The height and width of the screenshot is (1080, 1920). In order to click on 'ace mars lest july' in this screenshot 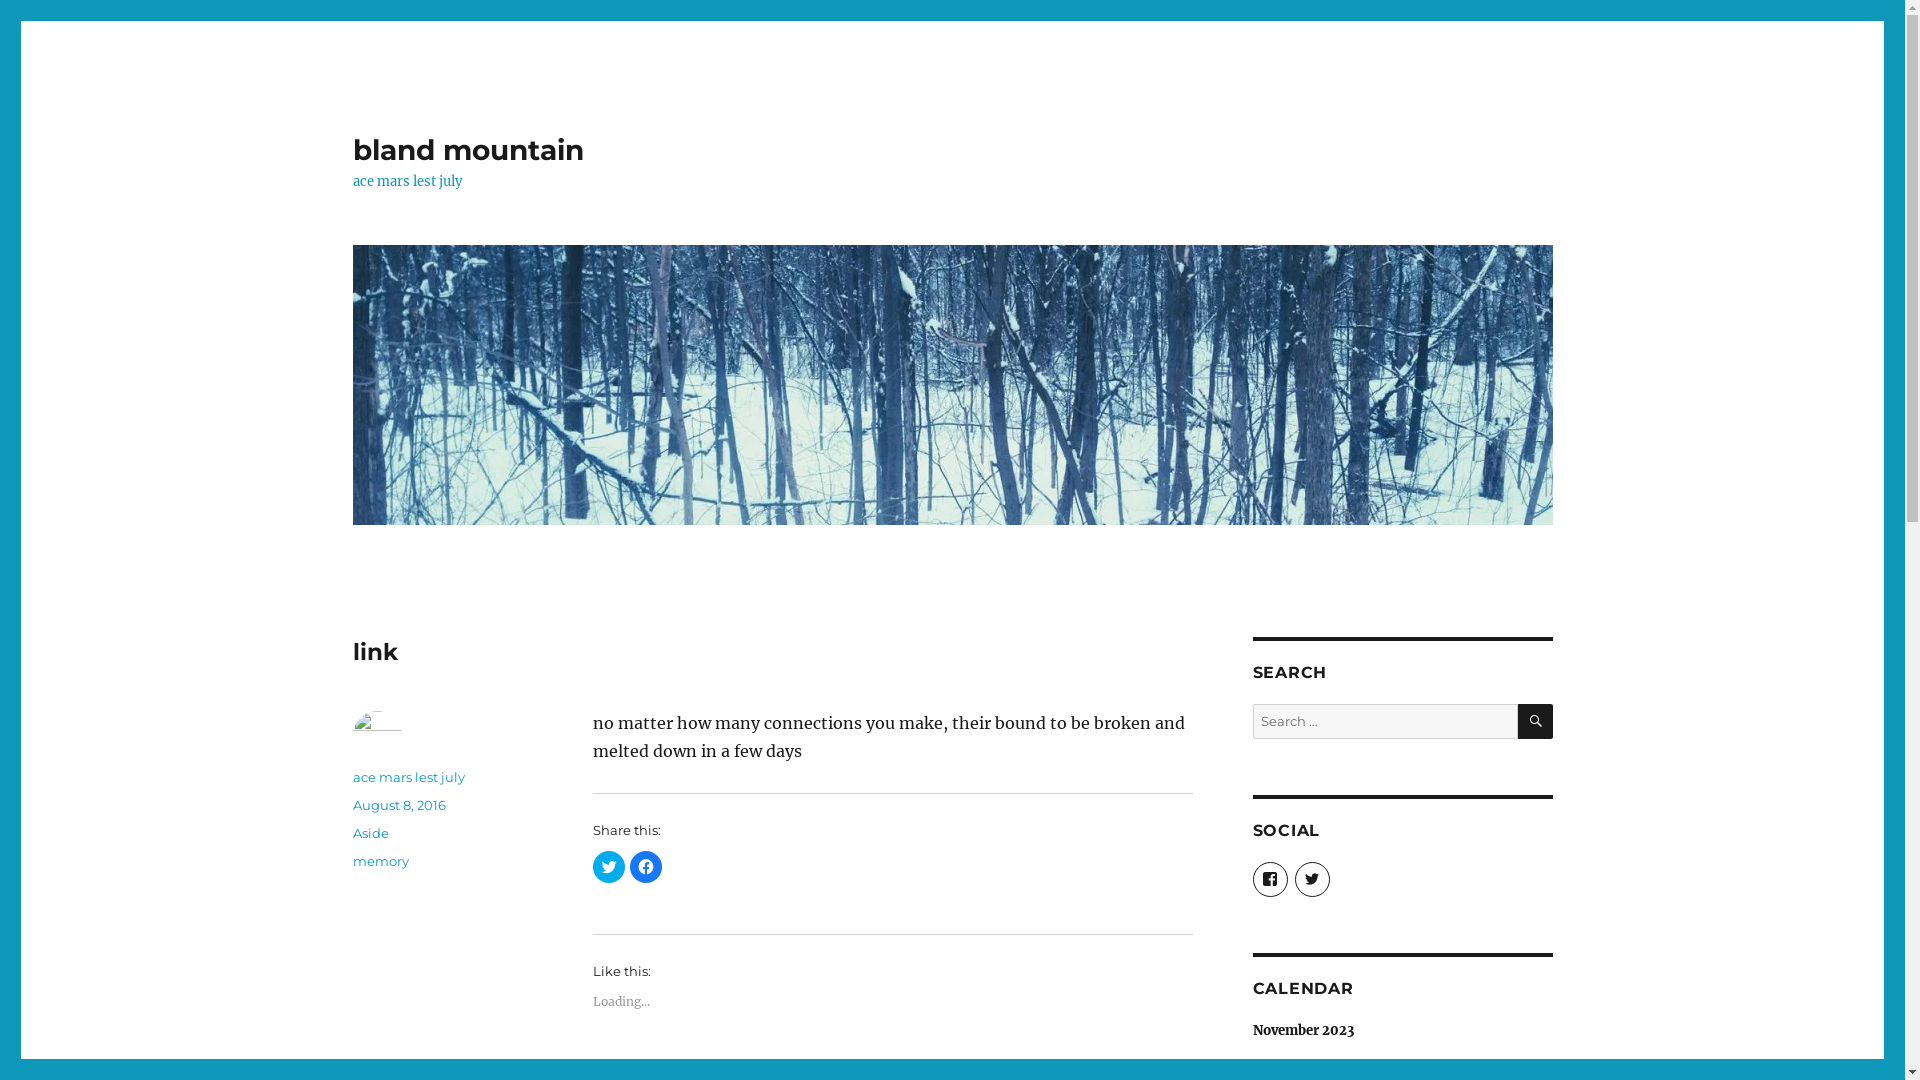, I will do `click(407, 775)`.